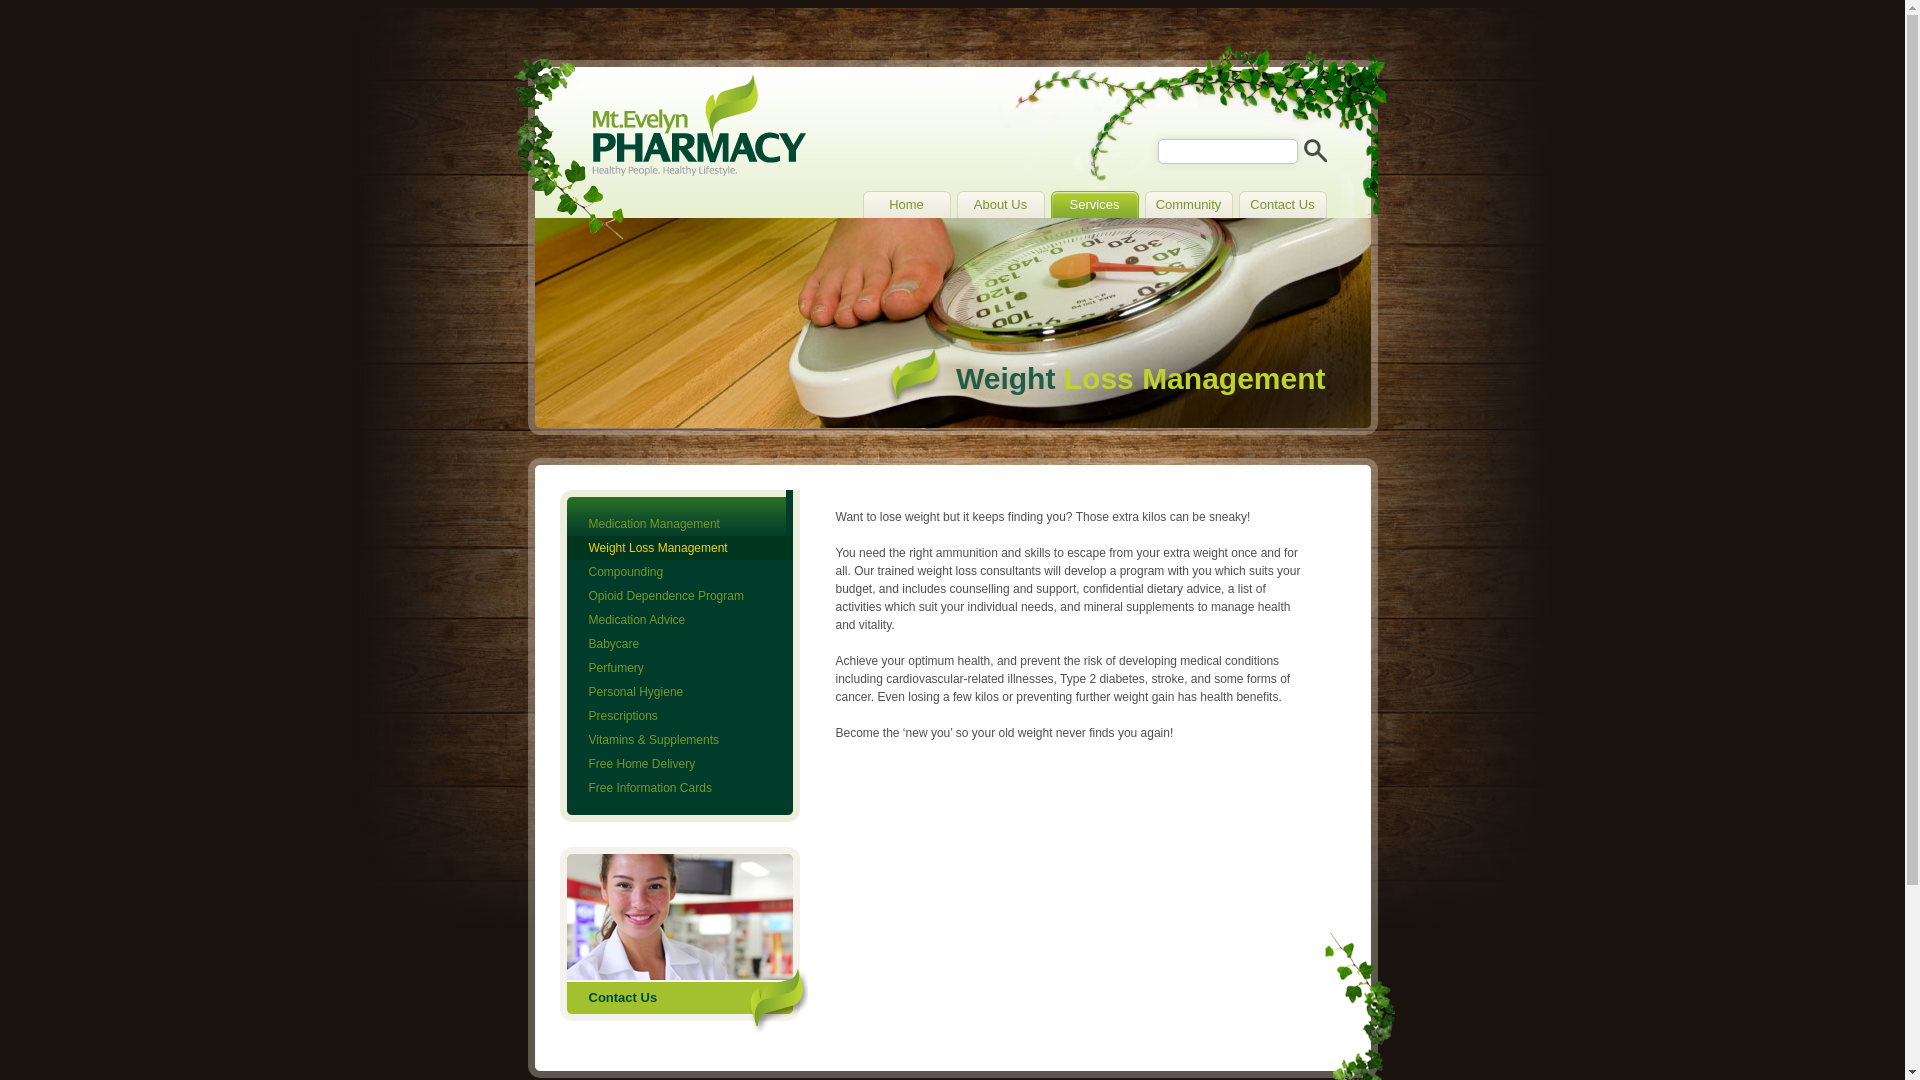 This screenshot has width=1920, height=1080. Describe the element at coordinates (1188, 204) in the screenshot. I see `'Community'` at that location.